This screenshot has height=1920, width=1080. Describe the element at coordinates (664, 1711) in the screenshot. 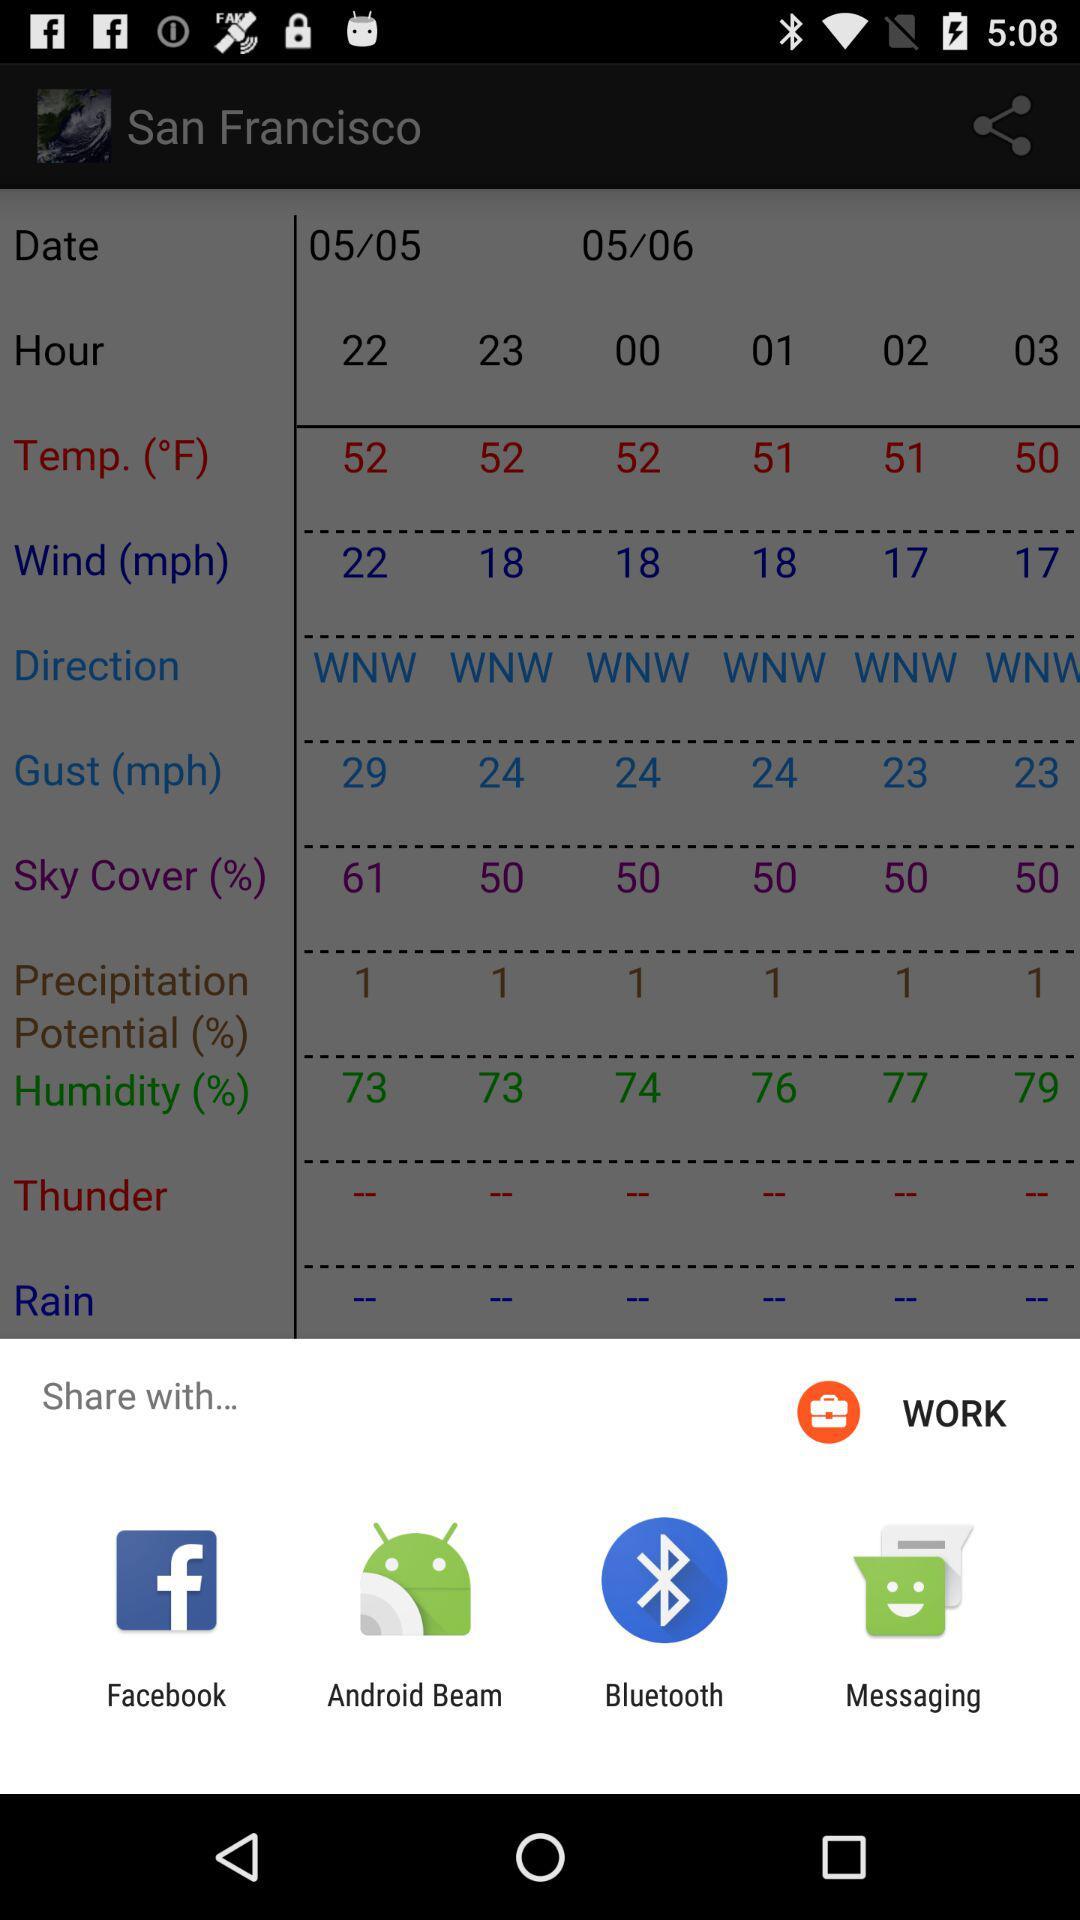

I see `bluetooth icon` at that location.